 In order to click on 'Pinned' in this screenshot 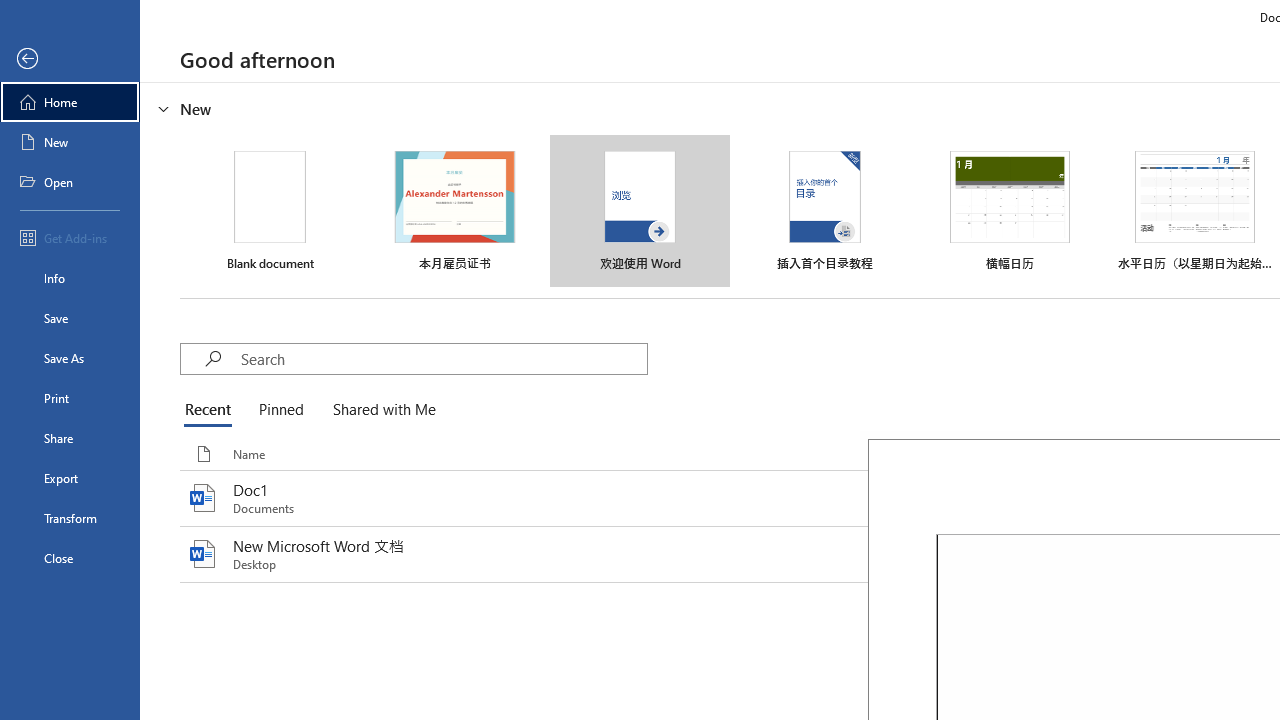, I will do `click(279, 410)`.